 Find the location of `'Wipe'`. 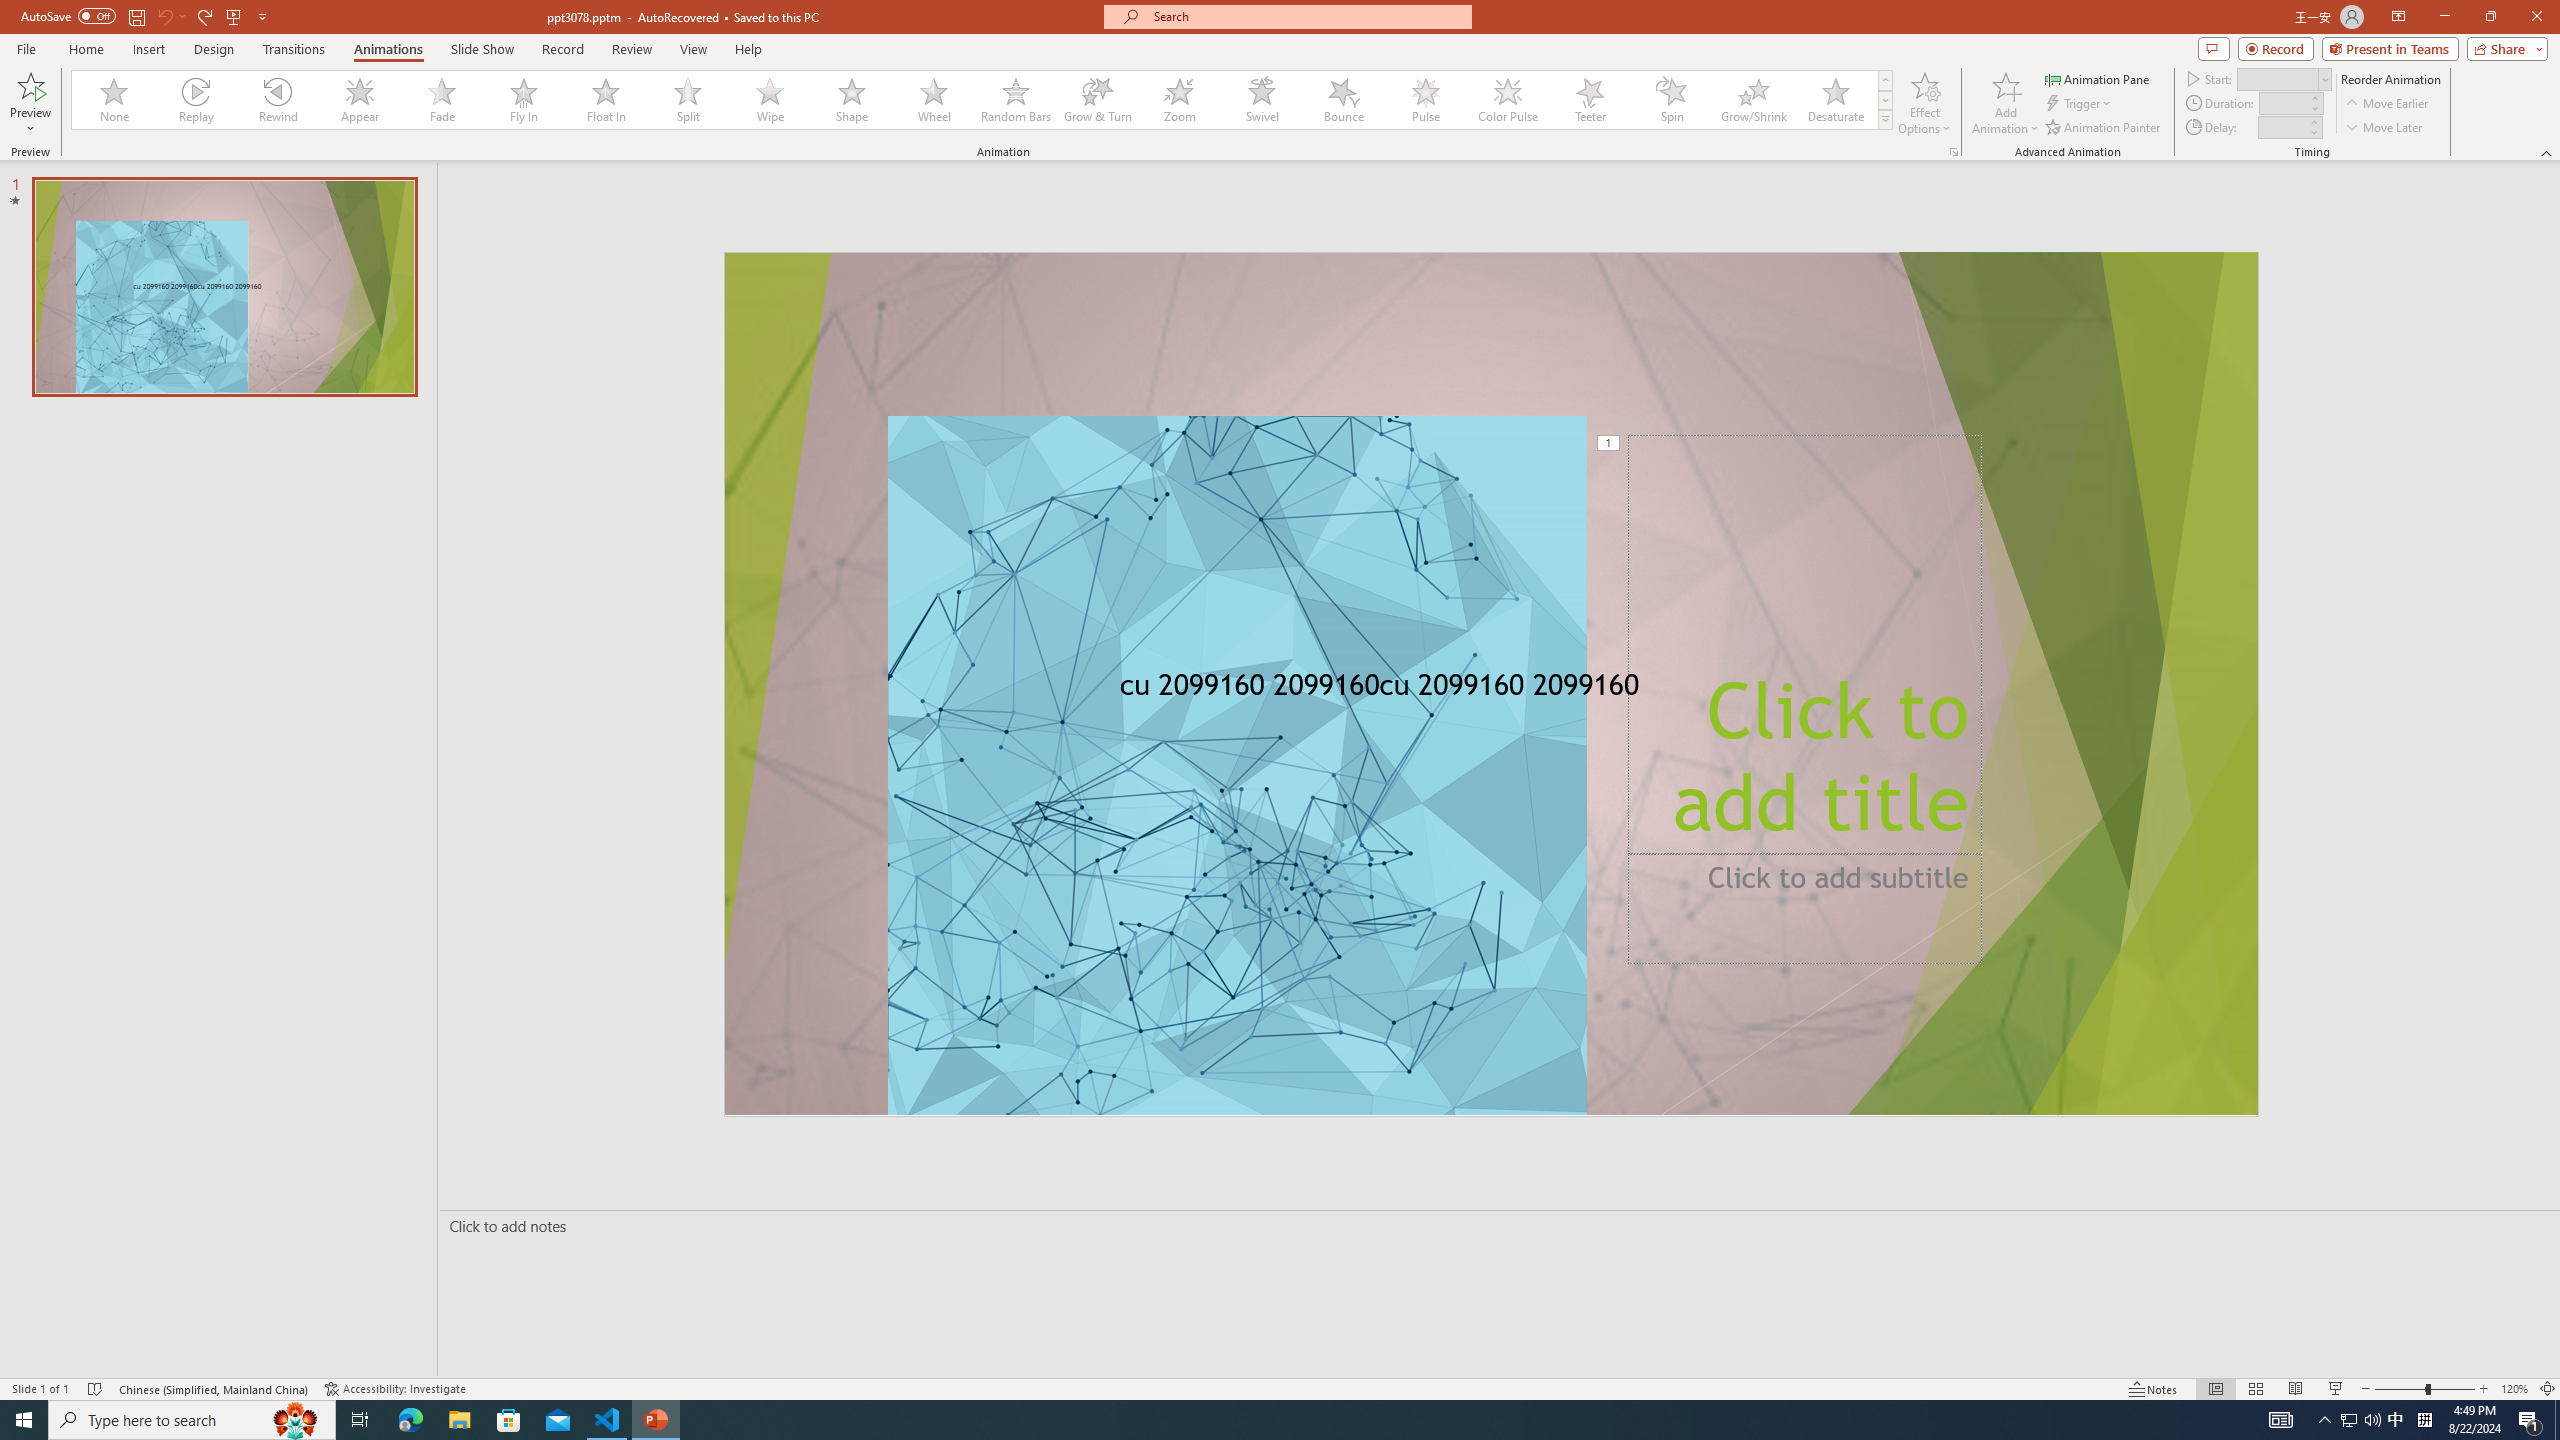

'Wipe' is located at coordinates (770, 99).